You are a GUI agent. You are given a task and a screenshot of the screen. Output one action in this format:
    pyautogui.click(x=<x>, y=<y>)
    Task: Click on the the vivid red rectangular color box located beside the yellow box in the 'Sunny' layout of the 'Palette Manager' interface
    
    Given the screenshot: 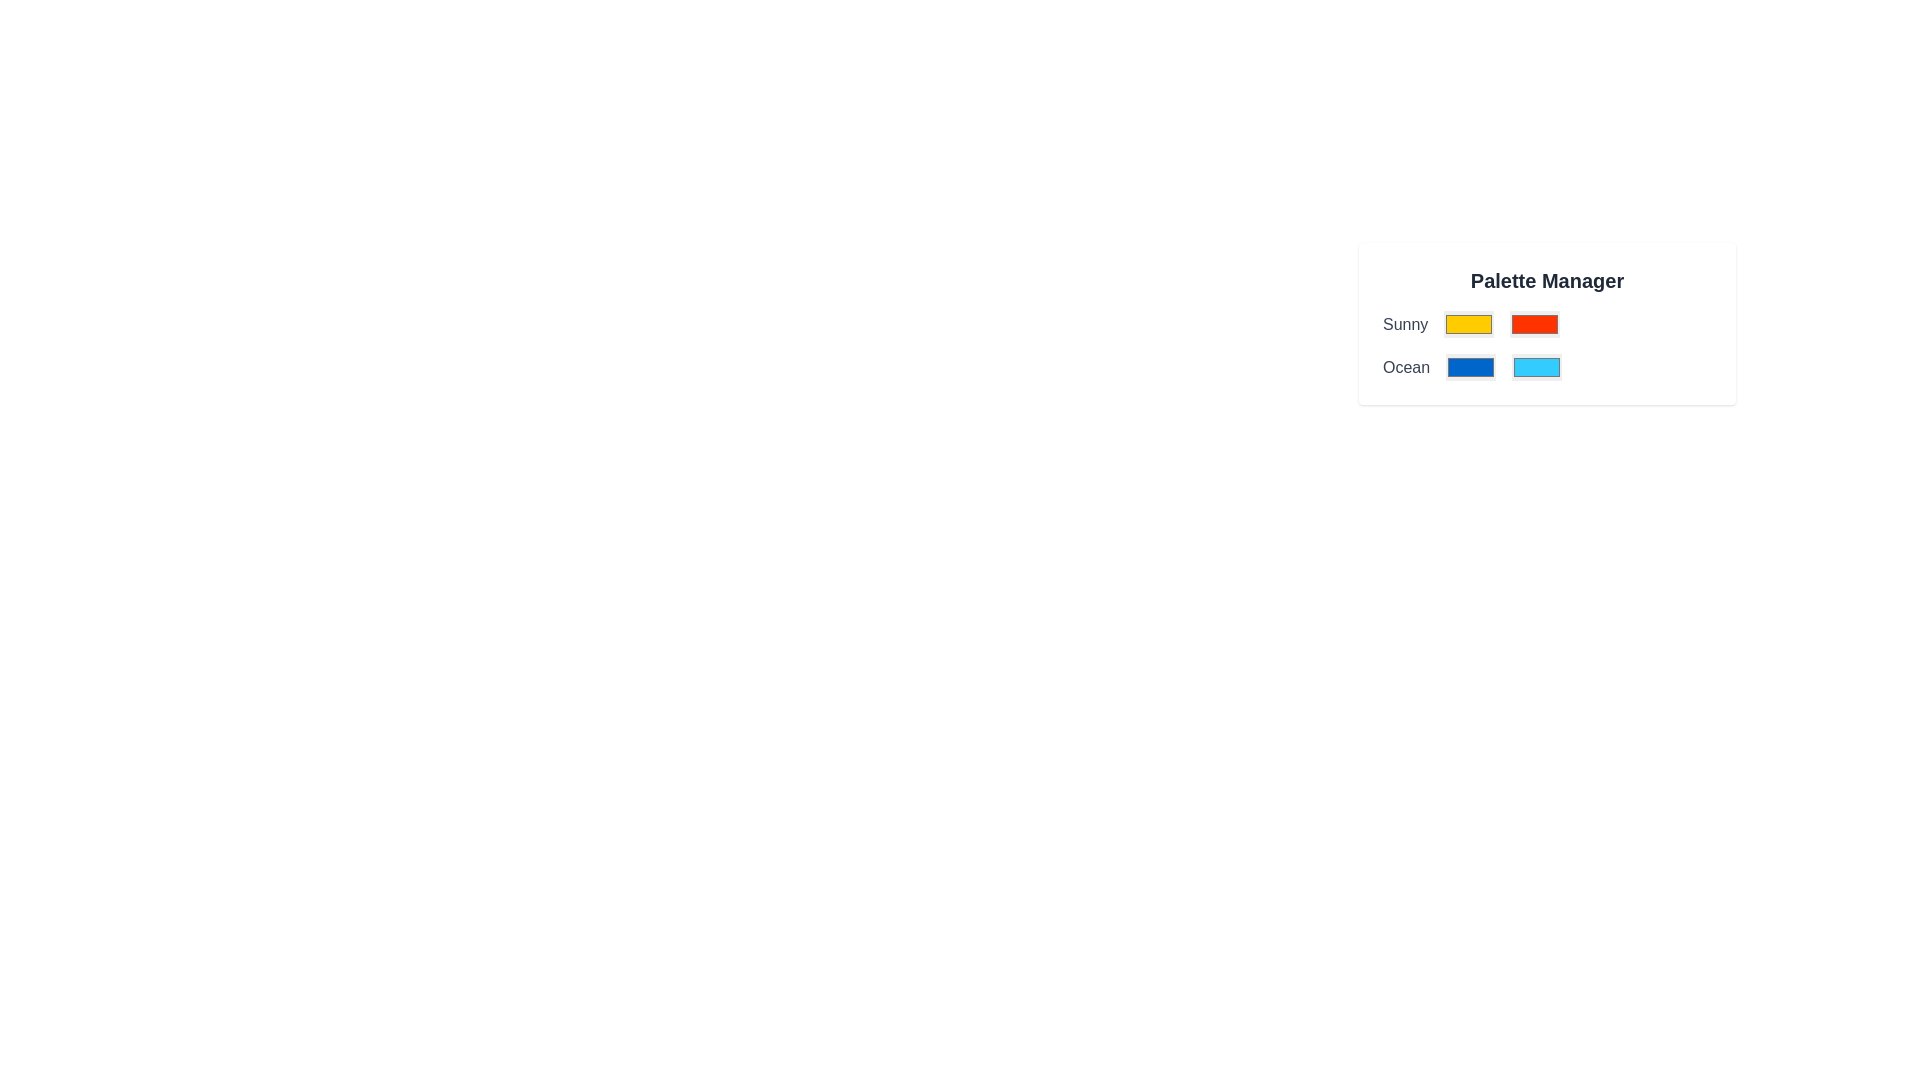 What is the action you would take?
    pyautogui.click(x=1546, y=315)
    